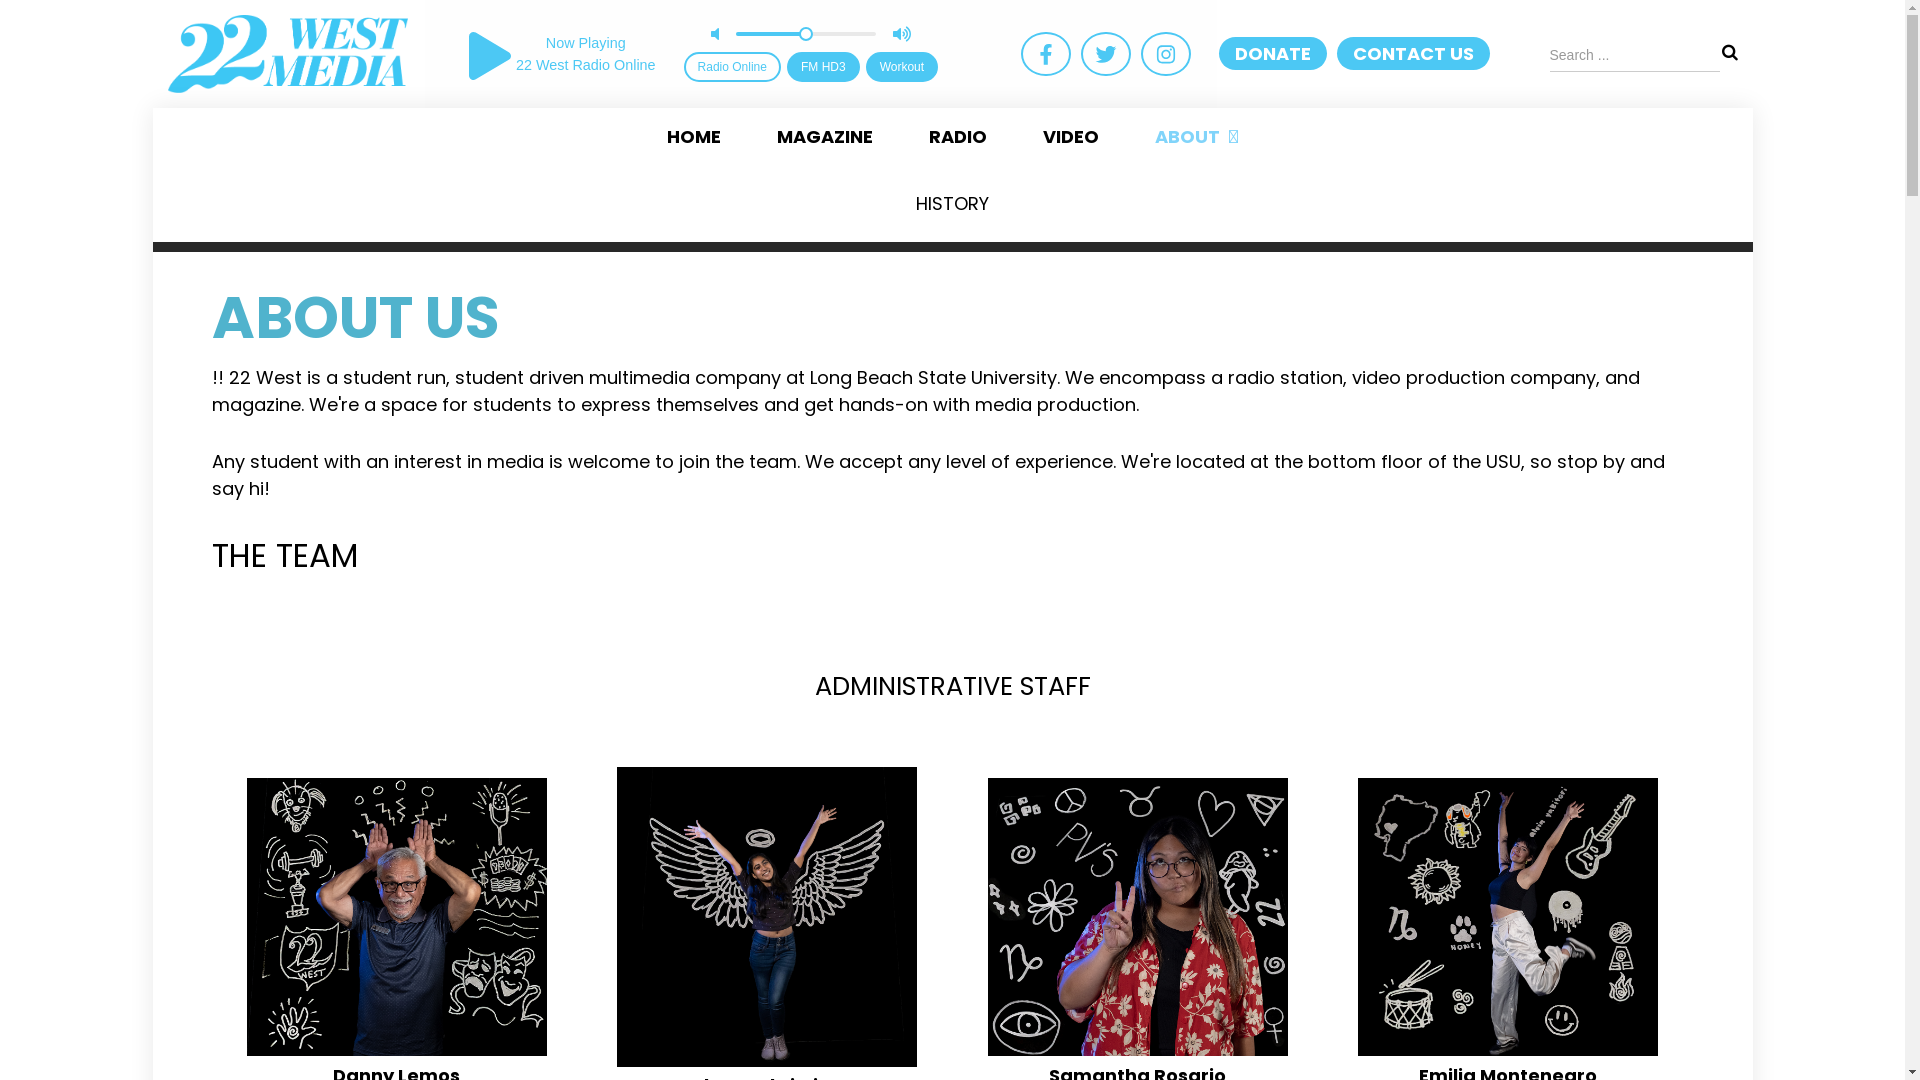  I want to click on 'RADIO', so click(957, 136).